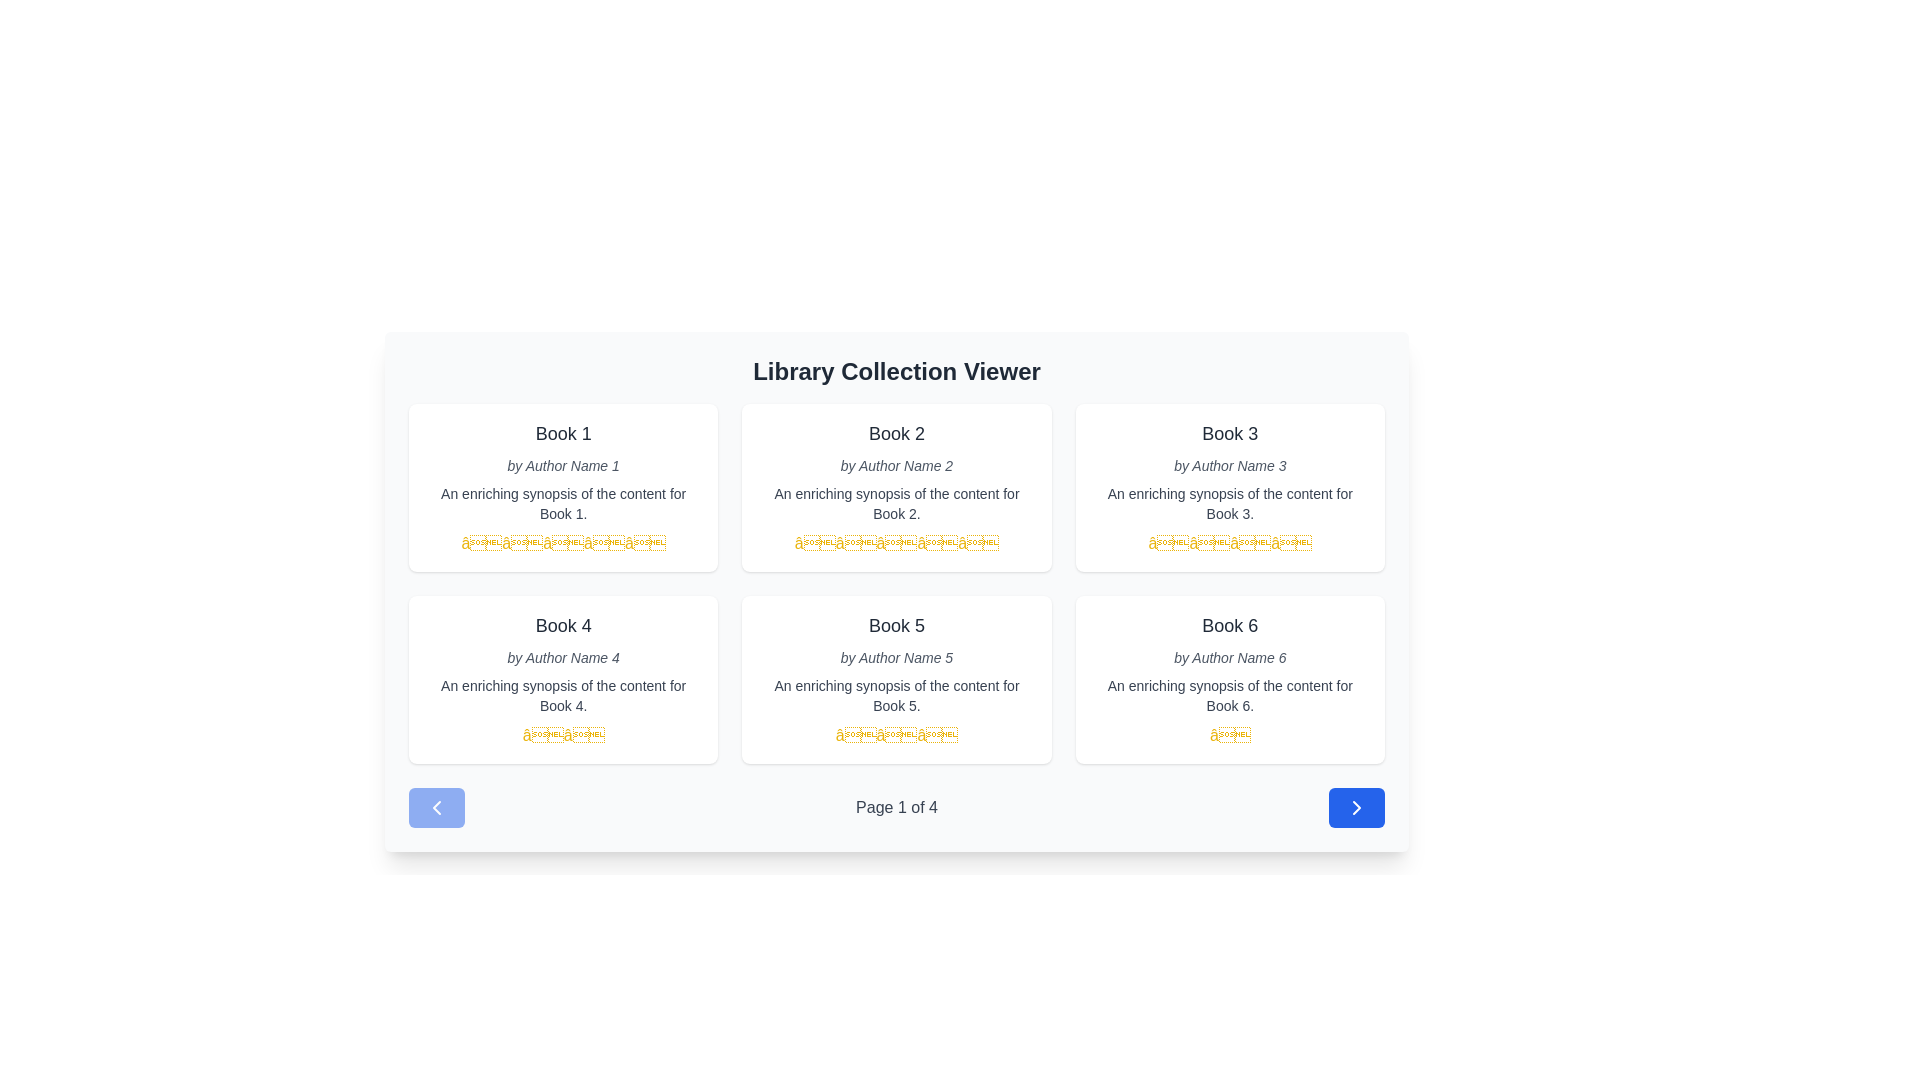 The image size is (1920, 1080). Describe the element at coordinates (562, 543) in the screenshot. I see `the five-star rating display located at the bottom of the card for 'Book 1', which visually indicates the rating associated with the book` at that location.